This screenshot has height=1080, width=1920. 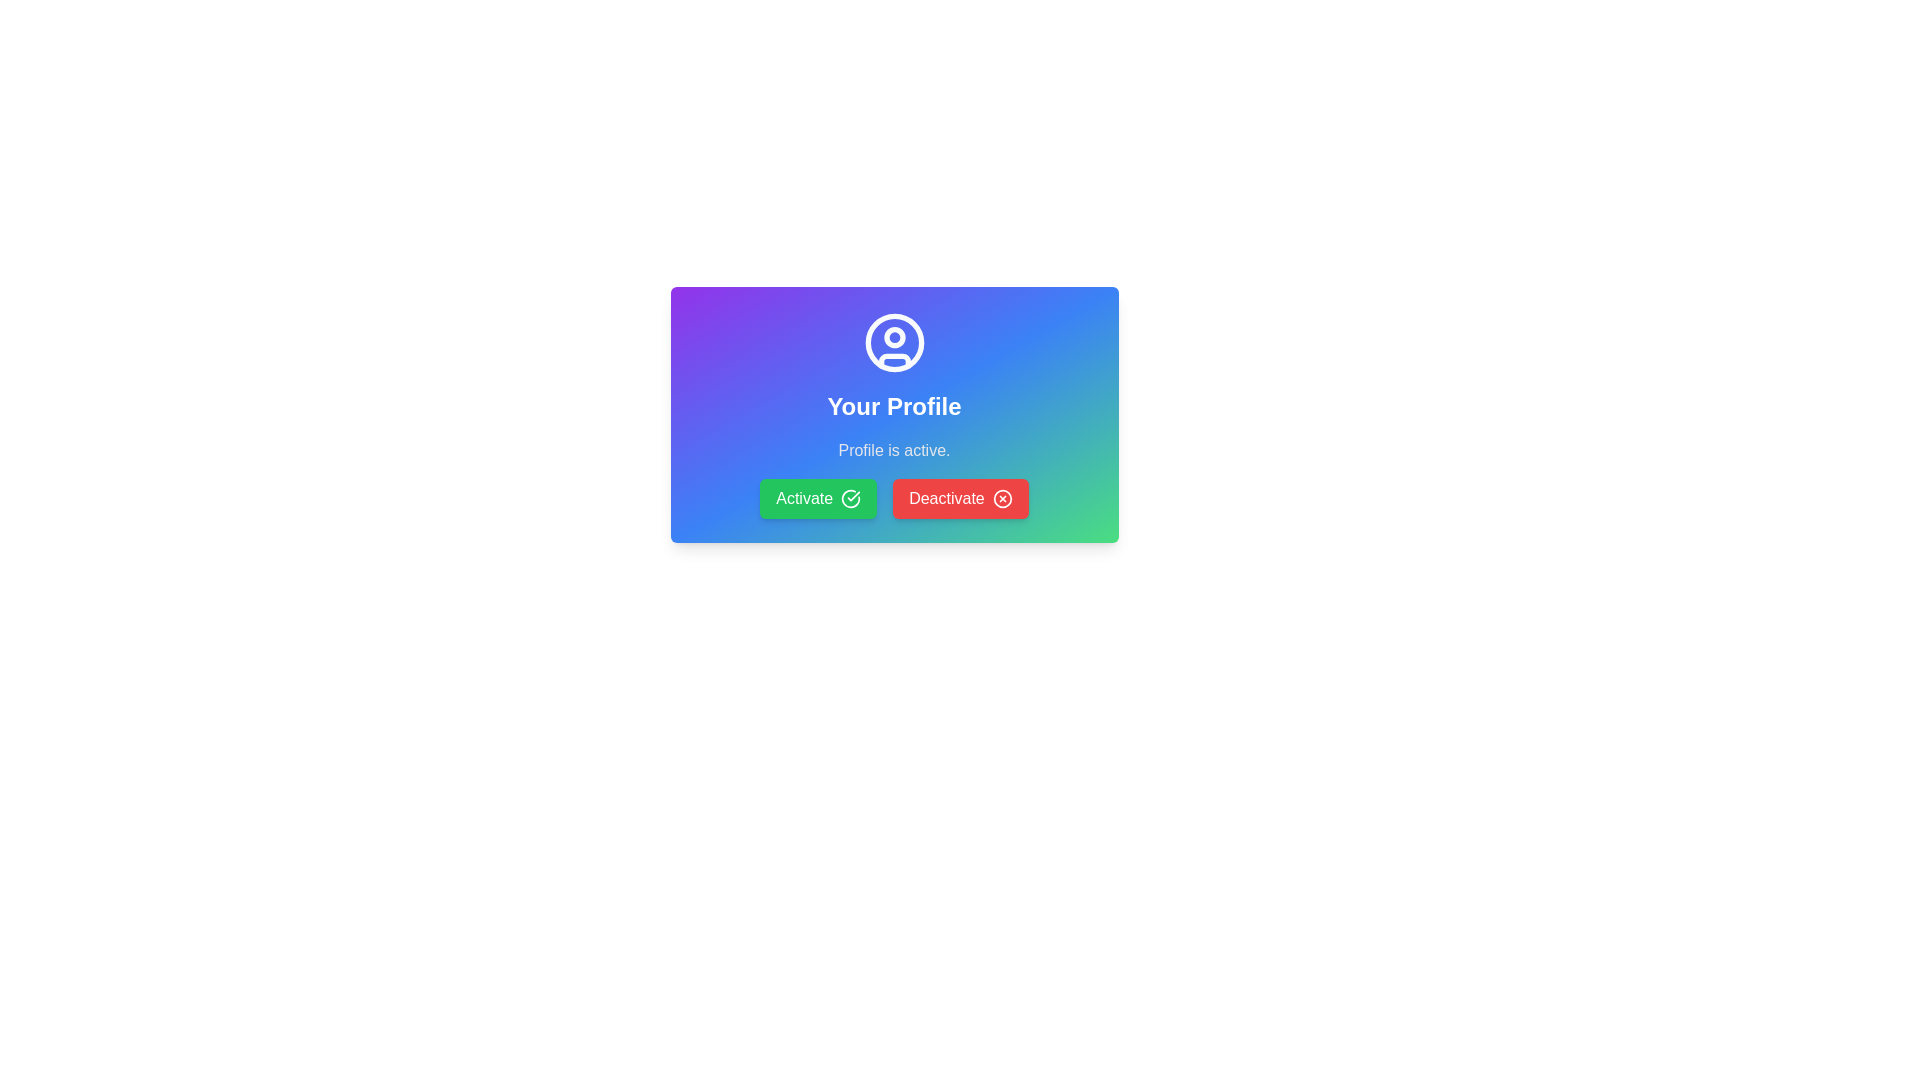 I want to click on the 'Activate' button icon, which features a check mark imagery, located at the right edge of the 'Activate' button, so click(x=851, y=497).